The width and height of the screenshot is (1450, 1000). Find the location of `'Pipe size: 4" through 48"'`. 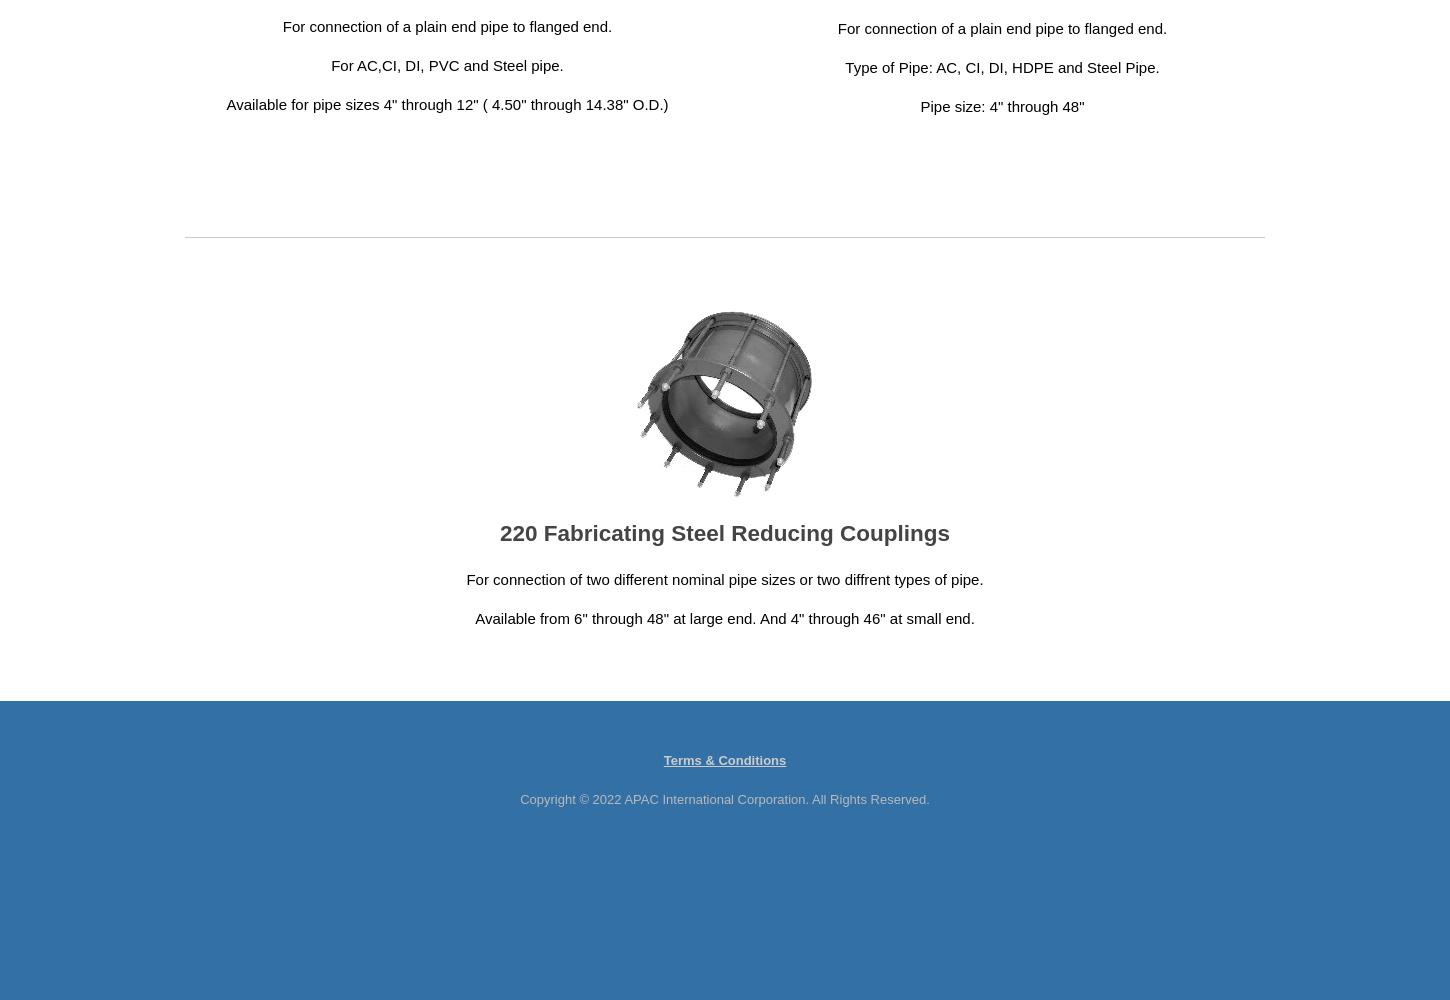

'Pipe size: 4" through 48"' is located at coordinates (1001, 105).